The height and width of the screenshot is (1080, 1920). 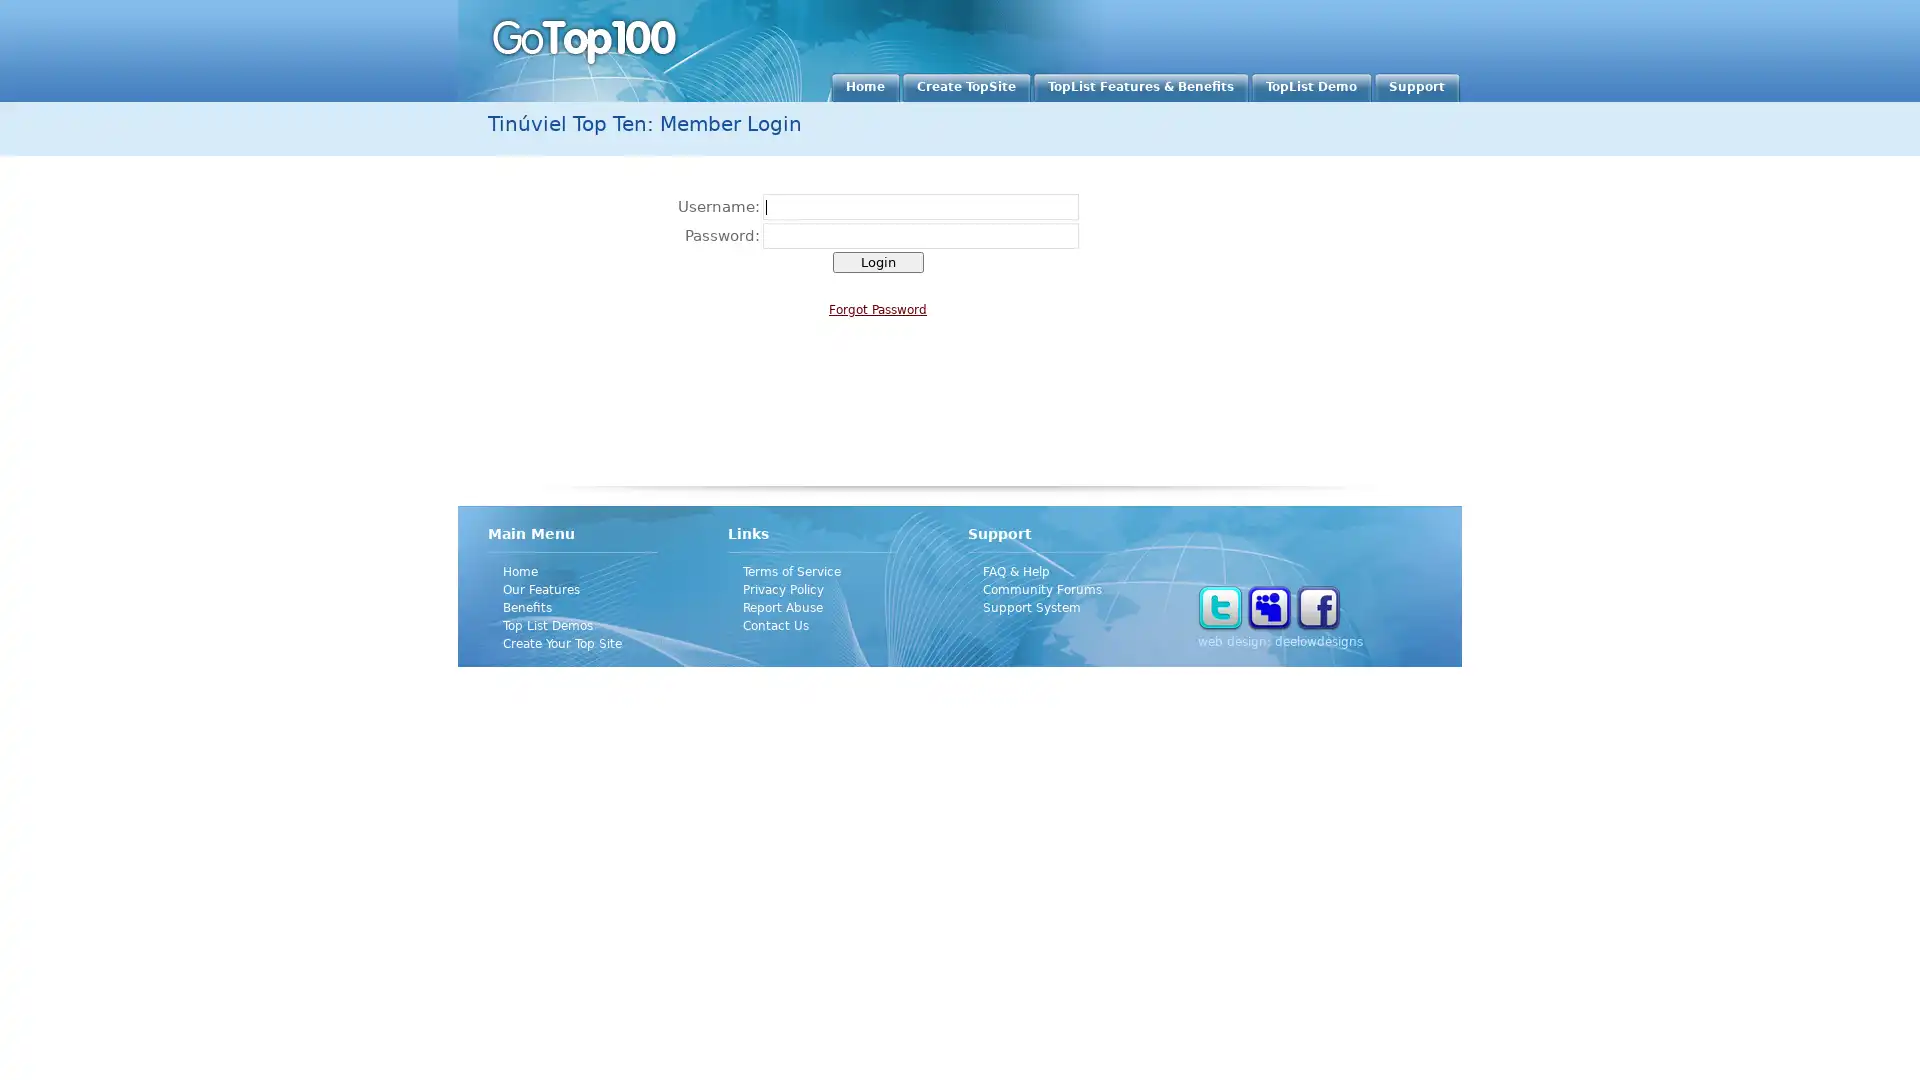 What do you see at coordinates (877, 261) in the screenshot?
I see `Login` at bounding box center [877, 261].